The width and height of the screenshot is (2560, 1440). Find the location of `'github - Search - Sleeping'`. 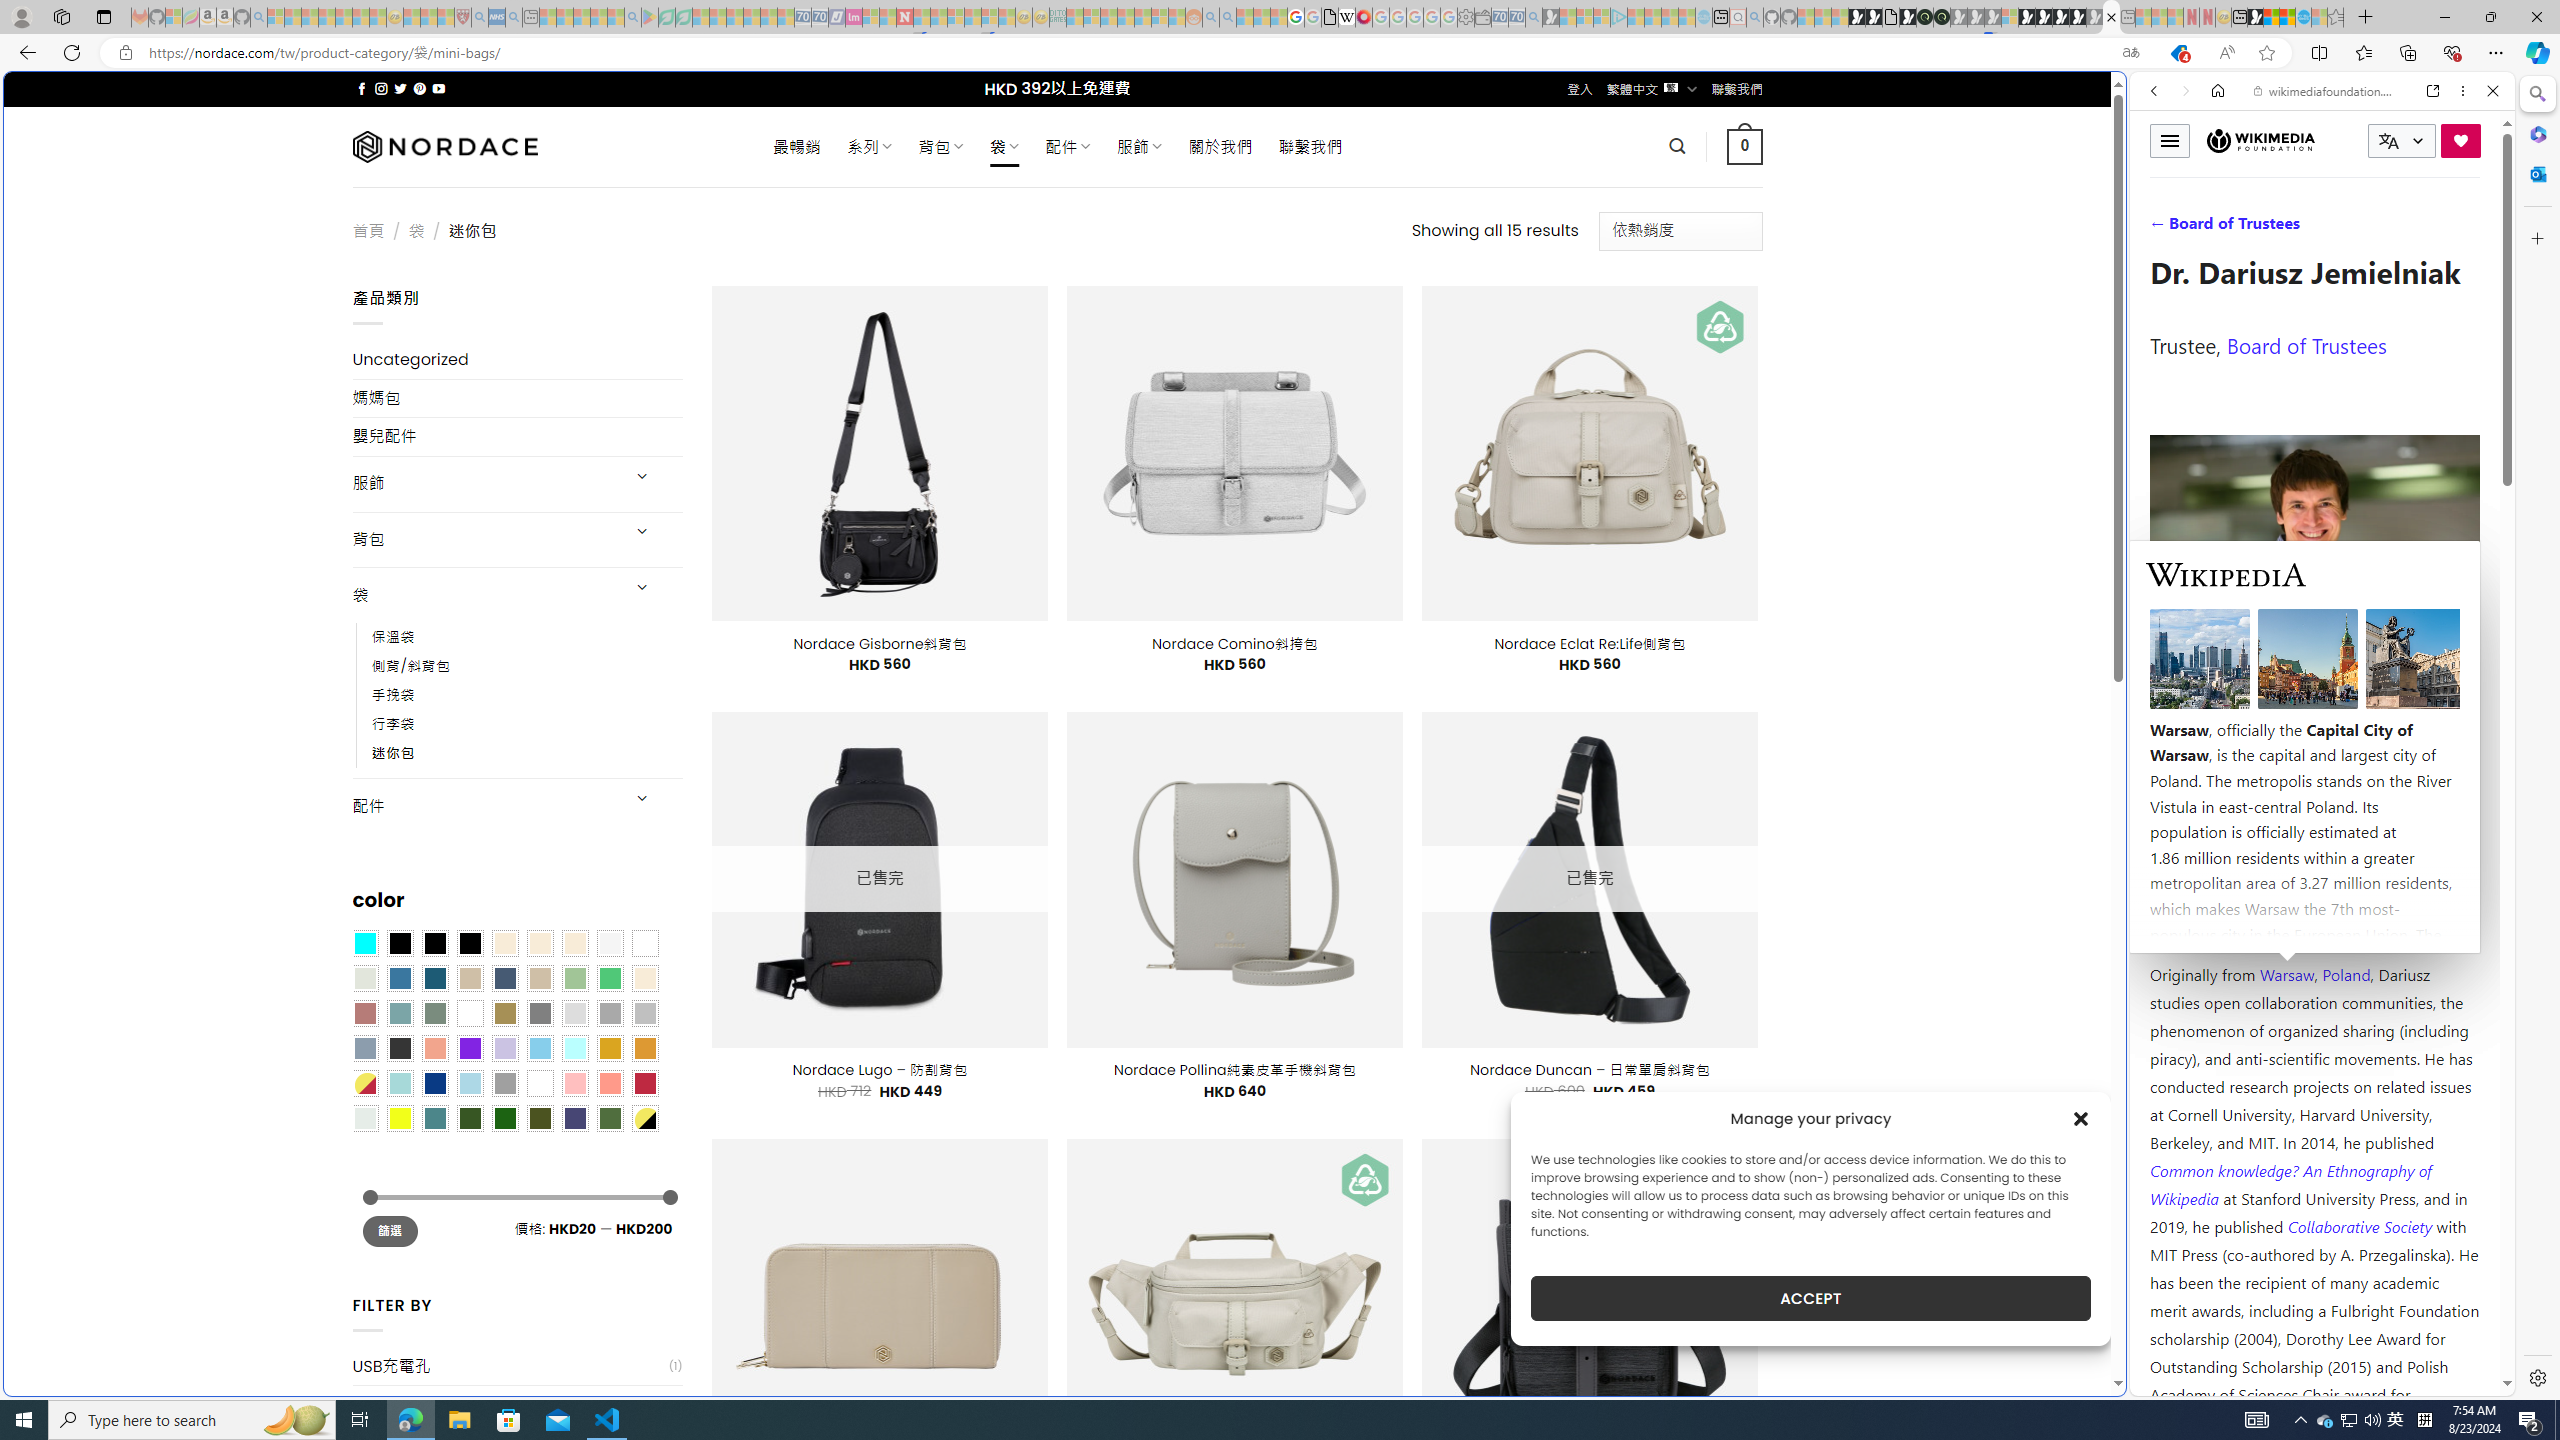

'github - Search - Sleeping' is located at coordinates (1753, 16).